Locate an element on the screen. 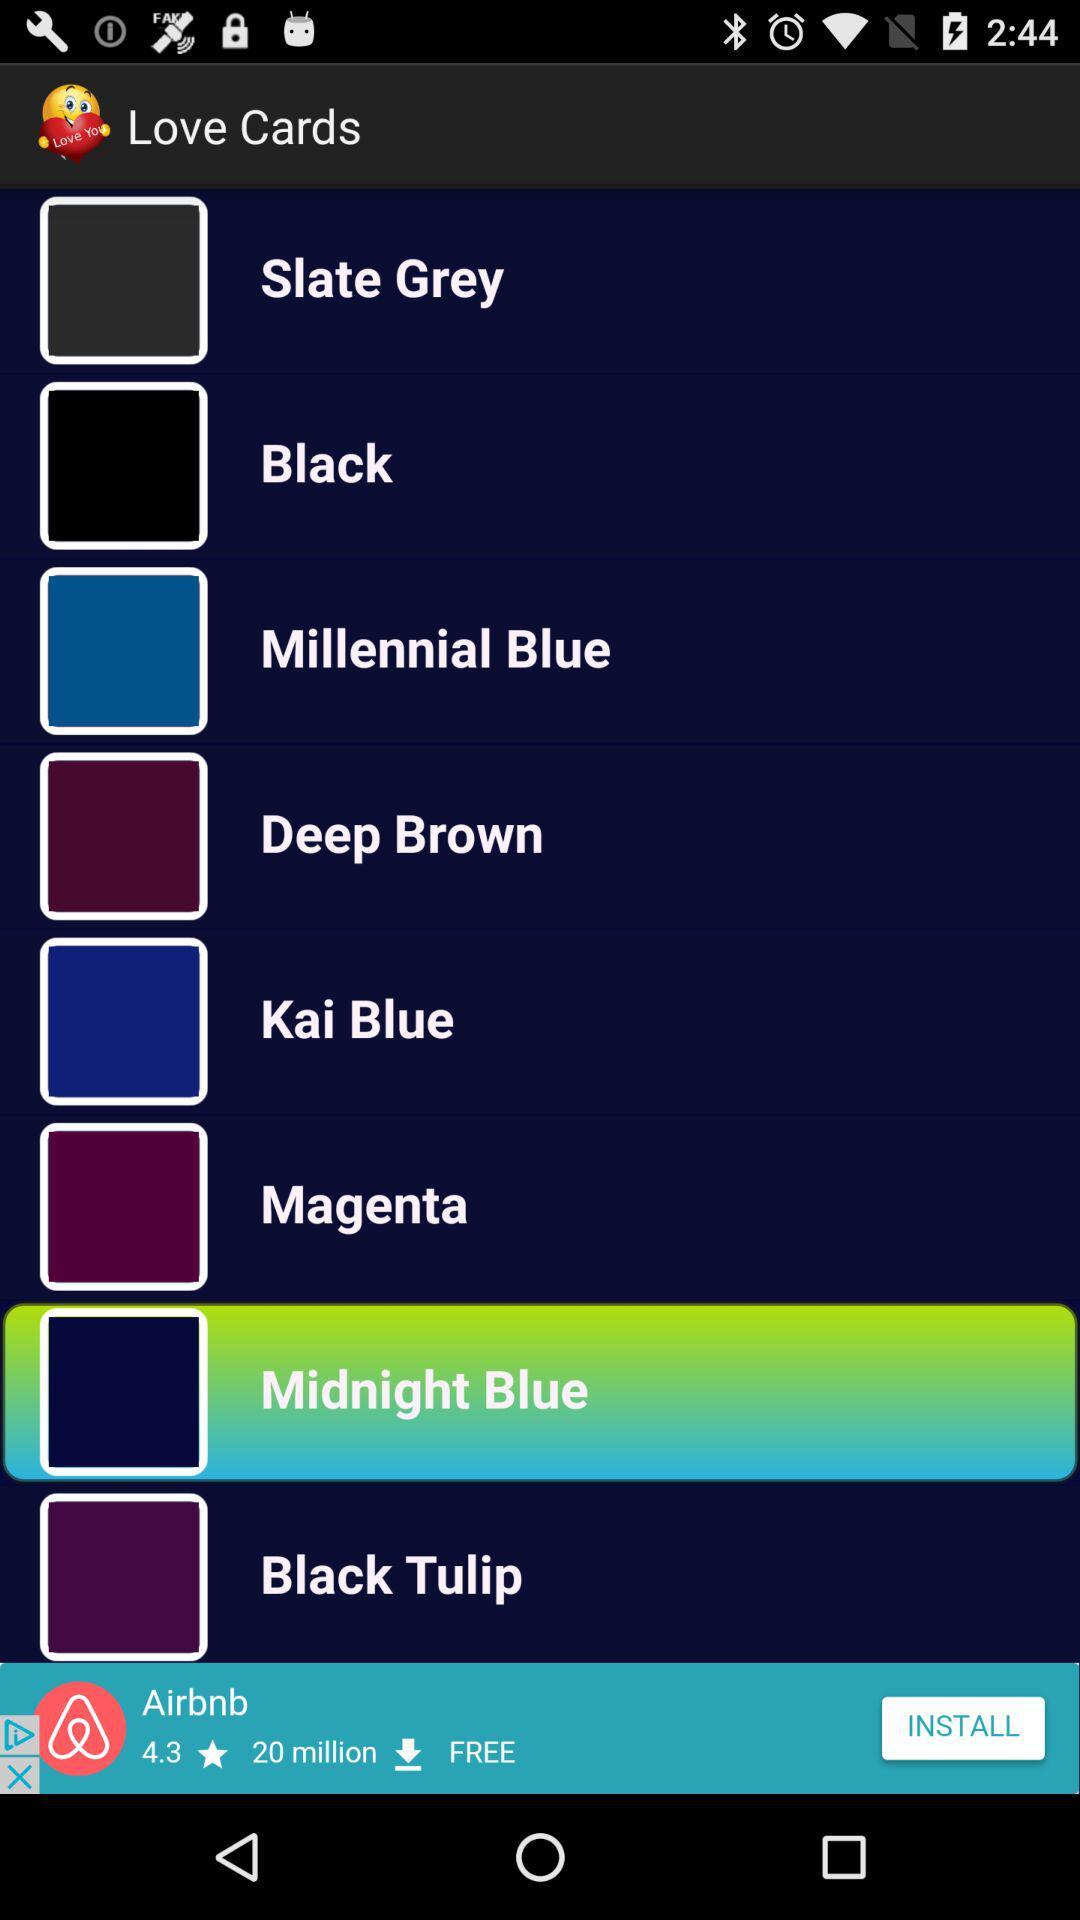 Image resolution: width=1080 pixels, height=1920 pixels. install this app is located at coordinates (540, 1727).